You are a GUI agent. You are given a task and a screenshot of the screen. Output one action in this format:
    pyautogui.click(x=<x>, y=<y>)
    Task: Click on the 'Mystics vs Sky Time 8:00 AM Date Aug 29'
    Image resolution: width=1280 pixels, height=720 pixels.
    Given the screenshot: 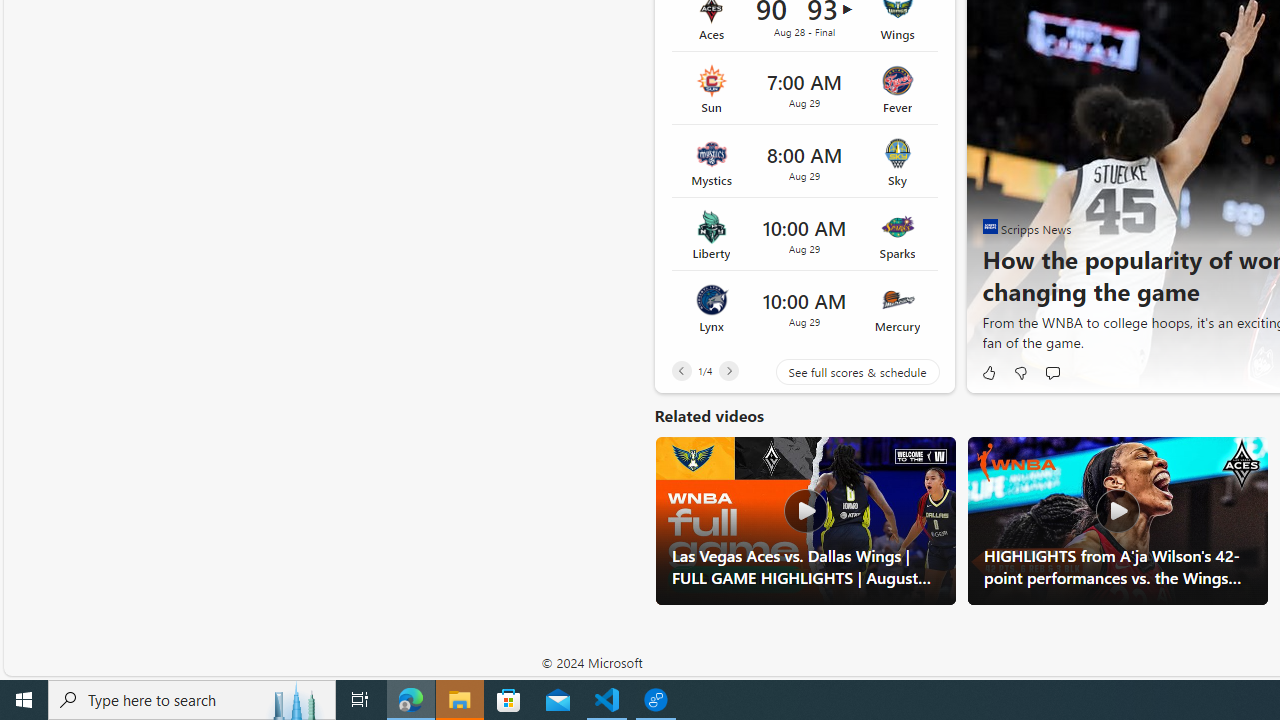 What is the action you would take?
    pyautogui.click(x=804, y=161)
    